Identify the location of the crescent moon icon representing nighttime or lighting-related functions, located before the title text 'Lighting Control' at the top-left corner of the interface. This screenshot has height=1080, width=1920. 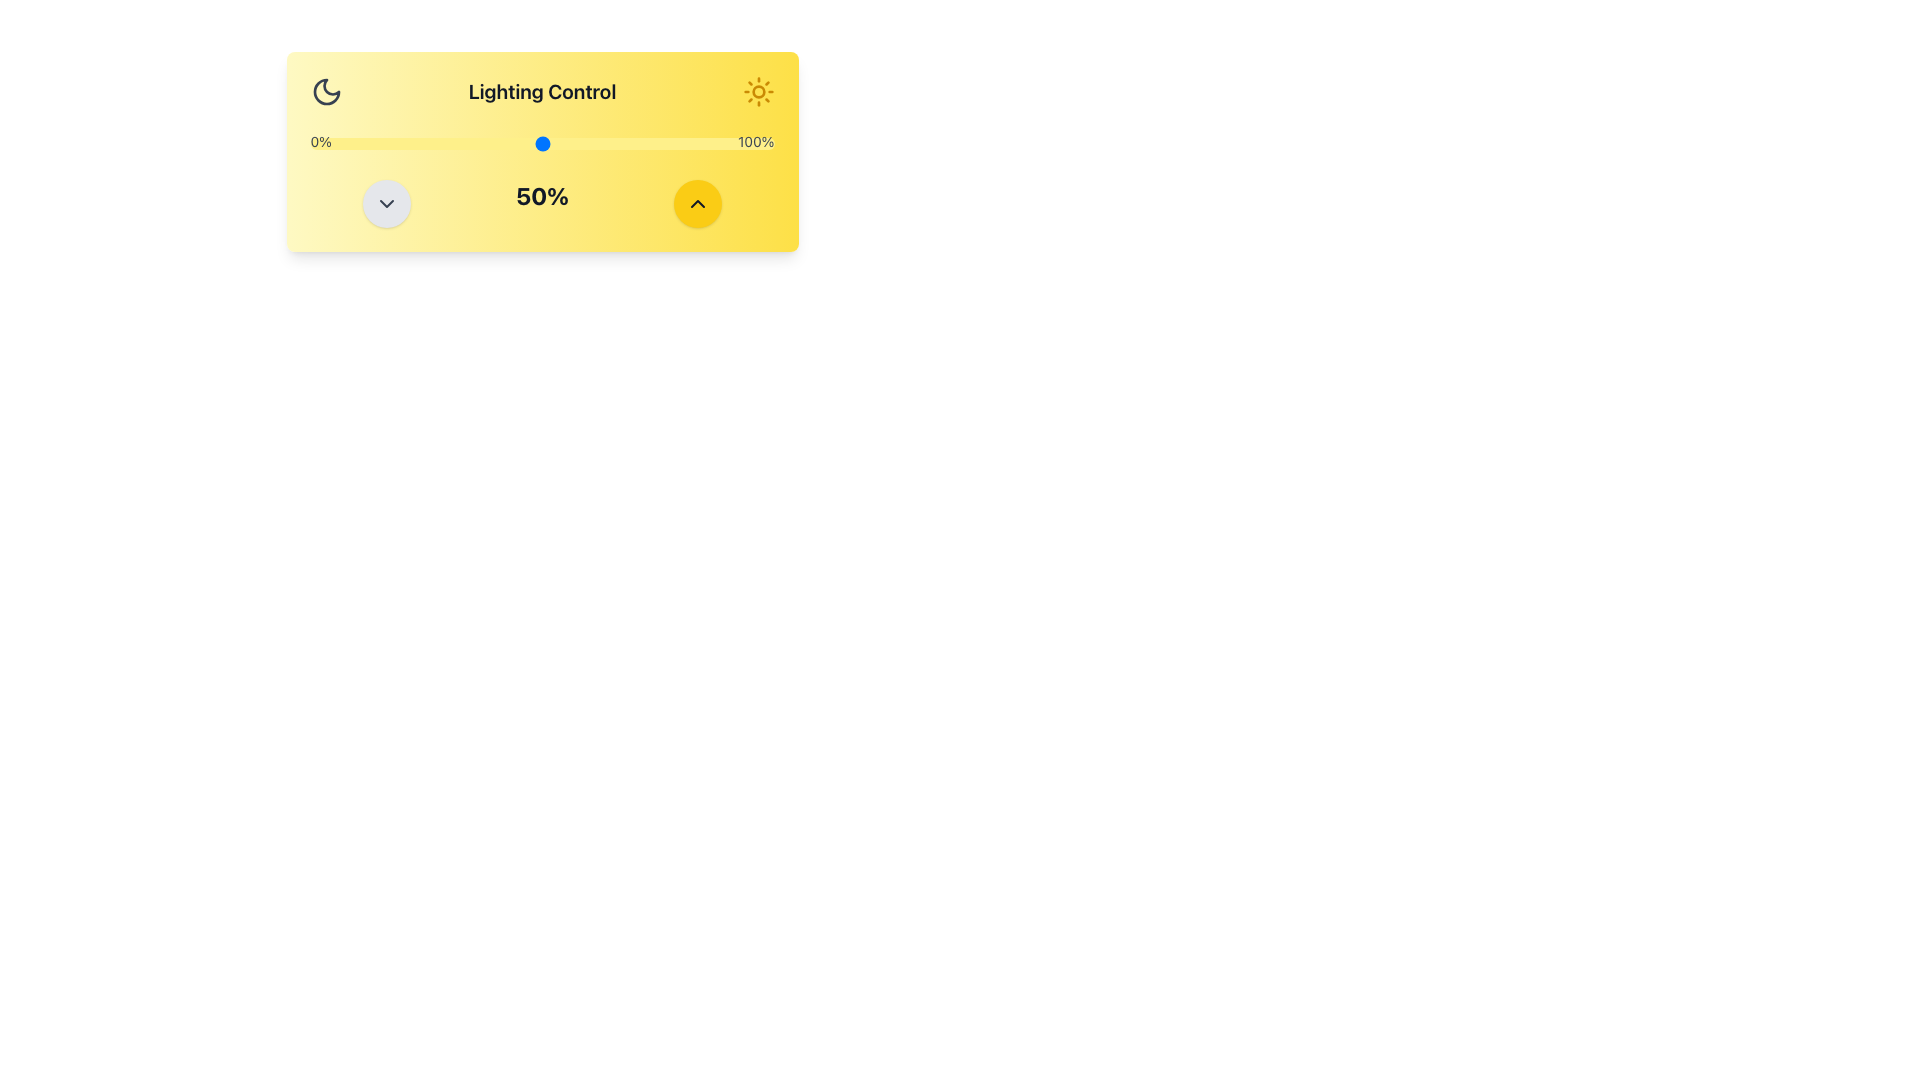
(326, 92).